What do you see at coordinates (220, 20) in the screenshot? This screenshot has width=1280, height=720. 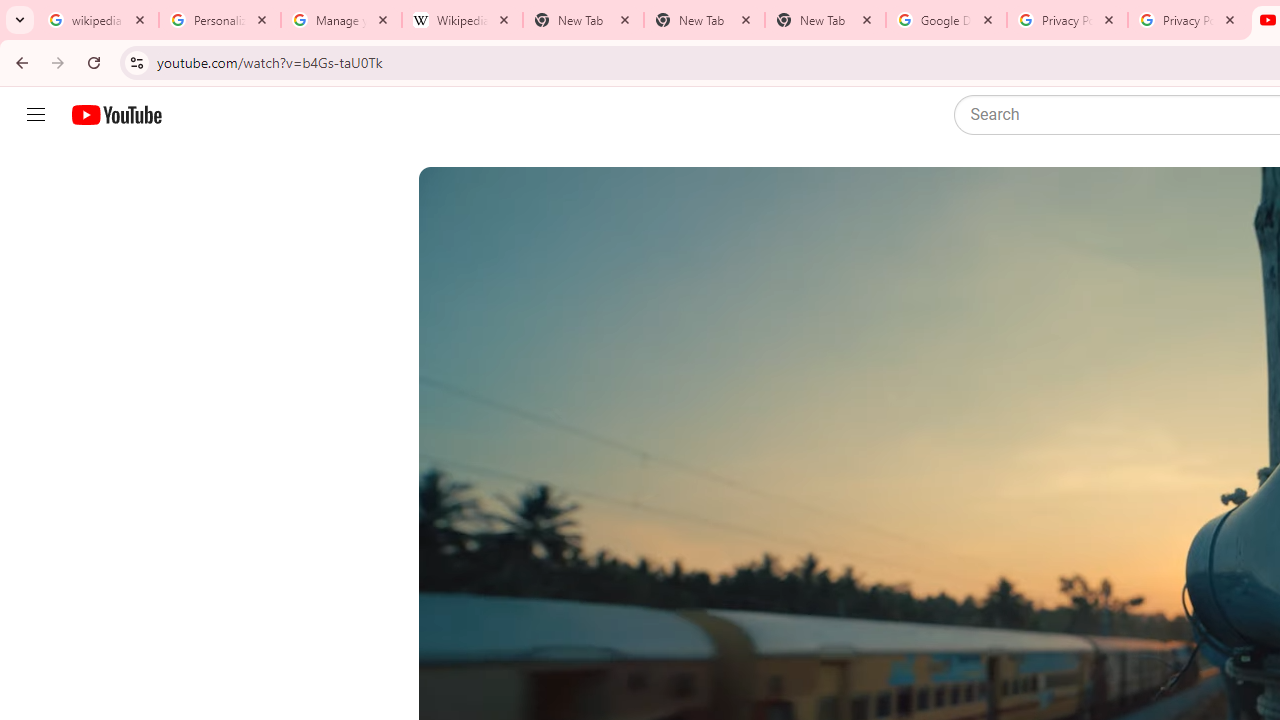 I see `'Personalization & Google Search results - Google Search Help'` at bounding box center [220, 20].